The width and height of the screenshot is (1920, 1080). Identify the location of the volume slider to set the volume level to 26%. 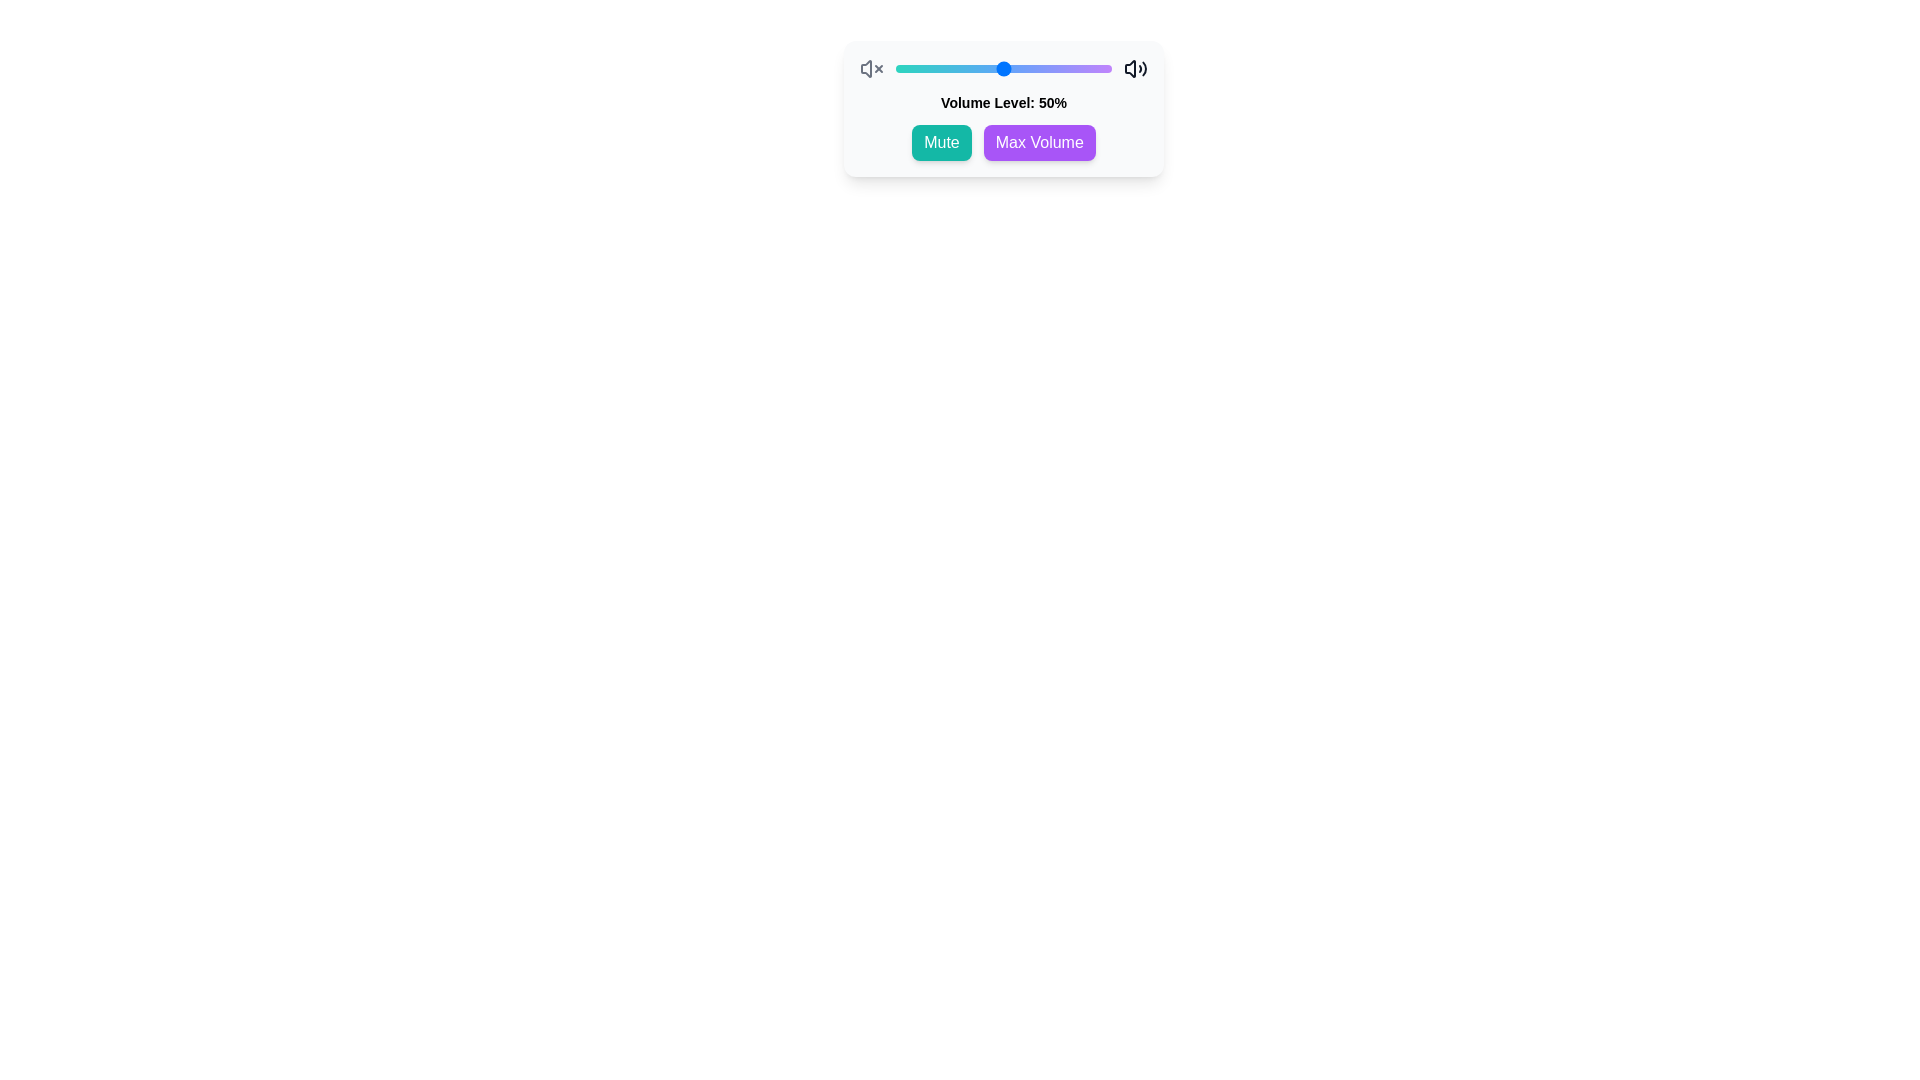
(951, 68).